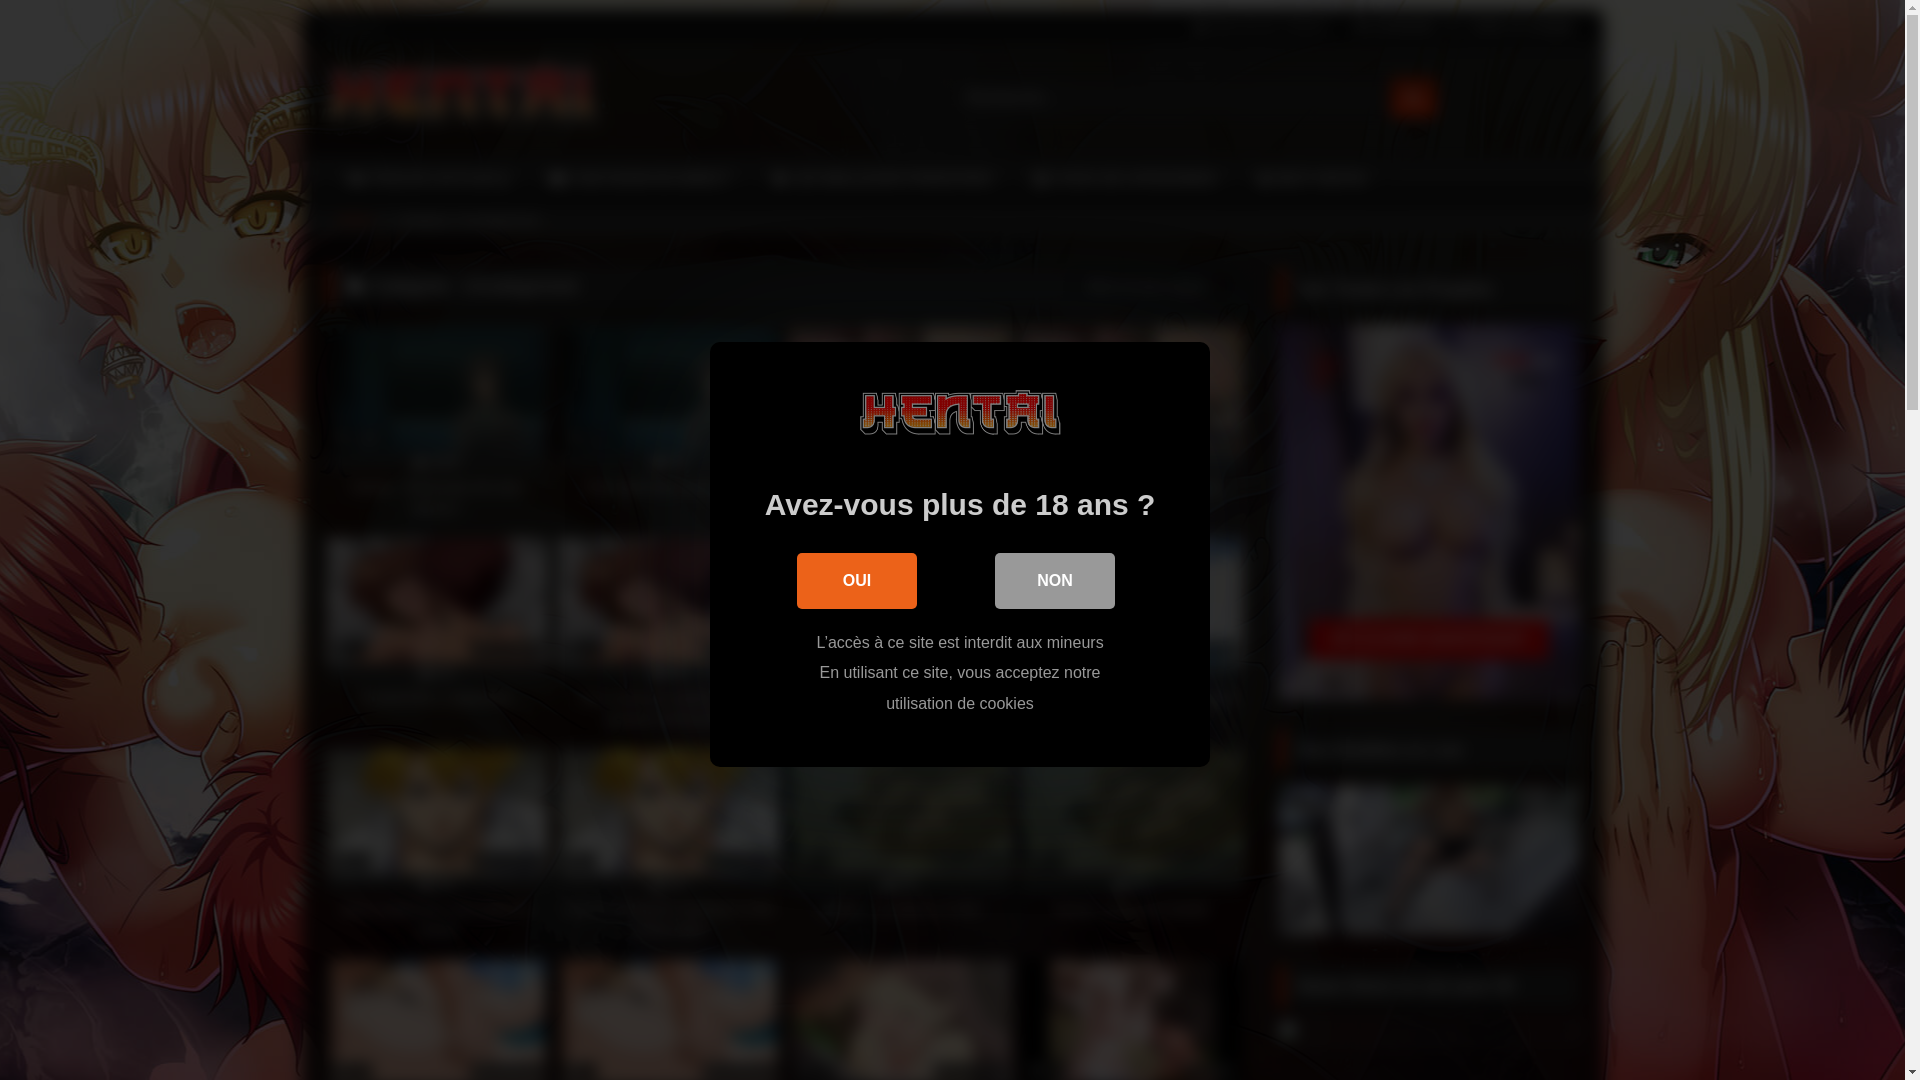  Describe the element at coordinates (355, 219) in the screenshot. I see `'Home'` at that location.